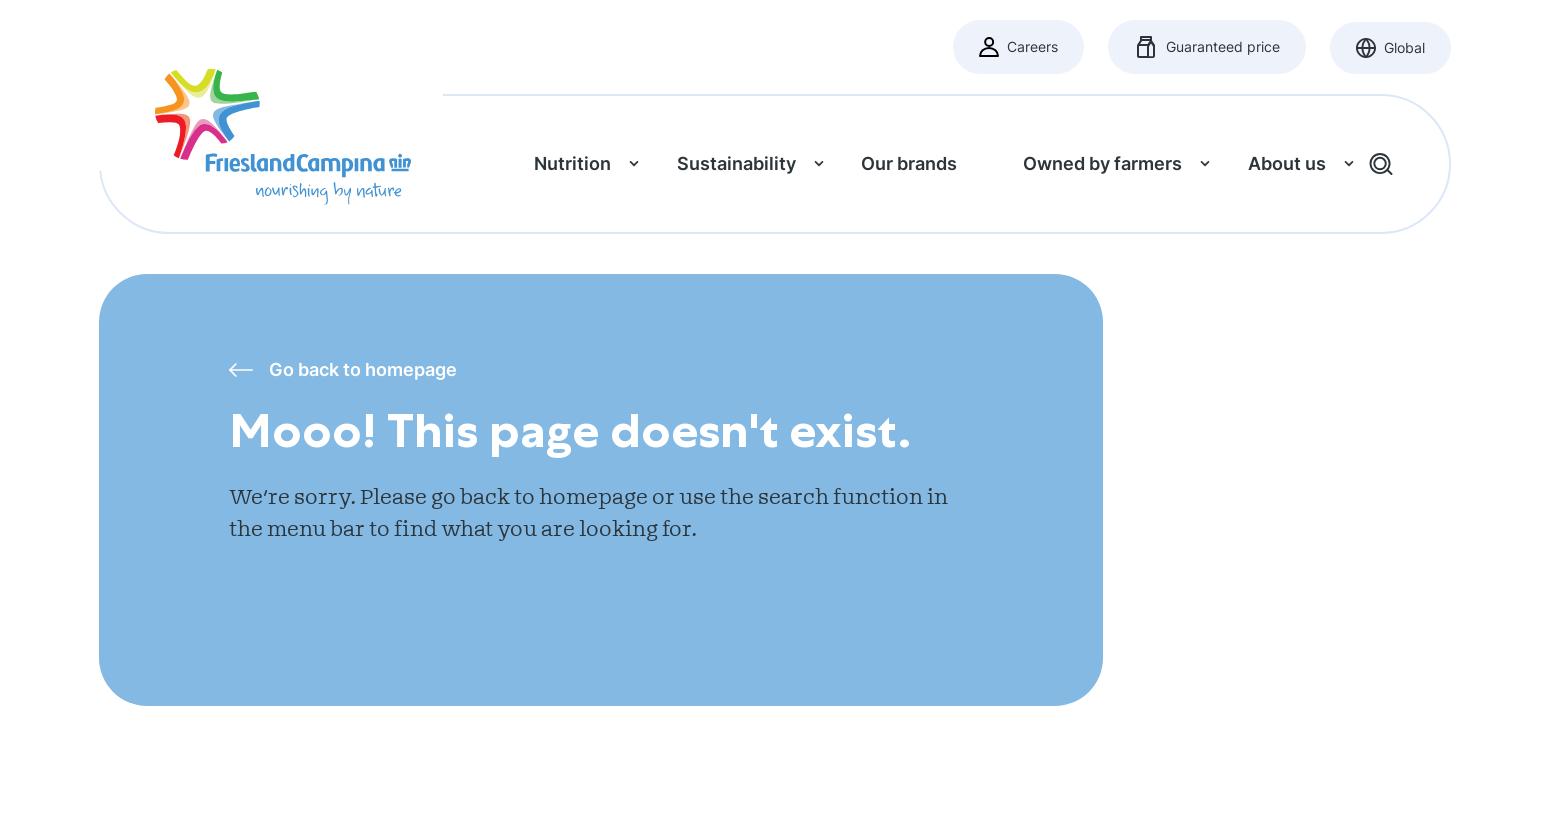 The width and height of the screenshot is (1550, 834). What do you see at coordinates (564, 247) in the screenshot?
I see `'Story of Milk'` at bounding box center [564, 247].